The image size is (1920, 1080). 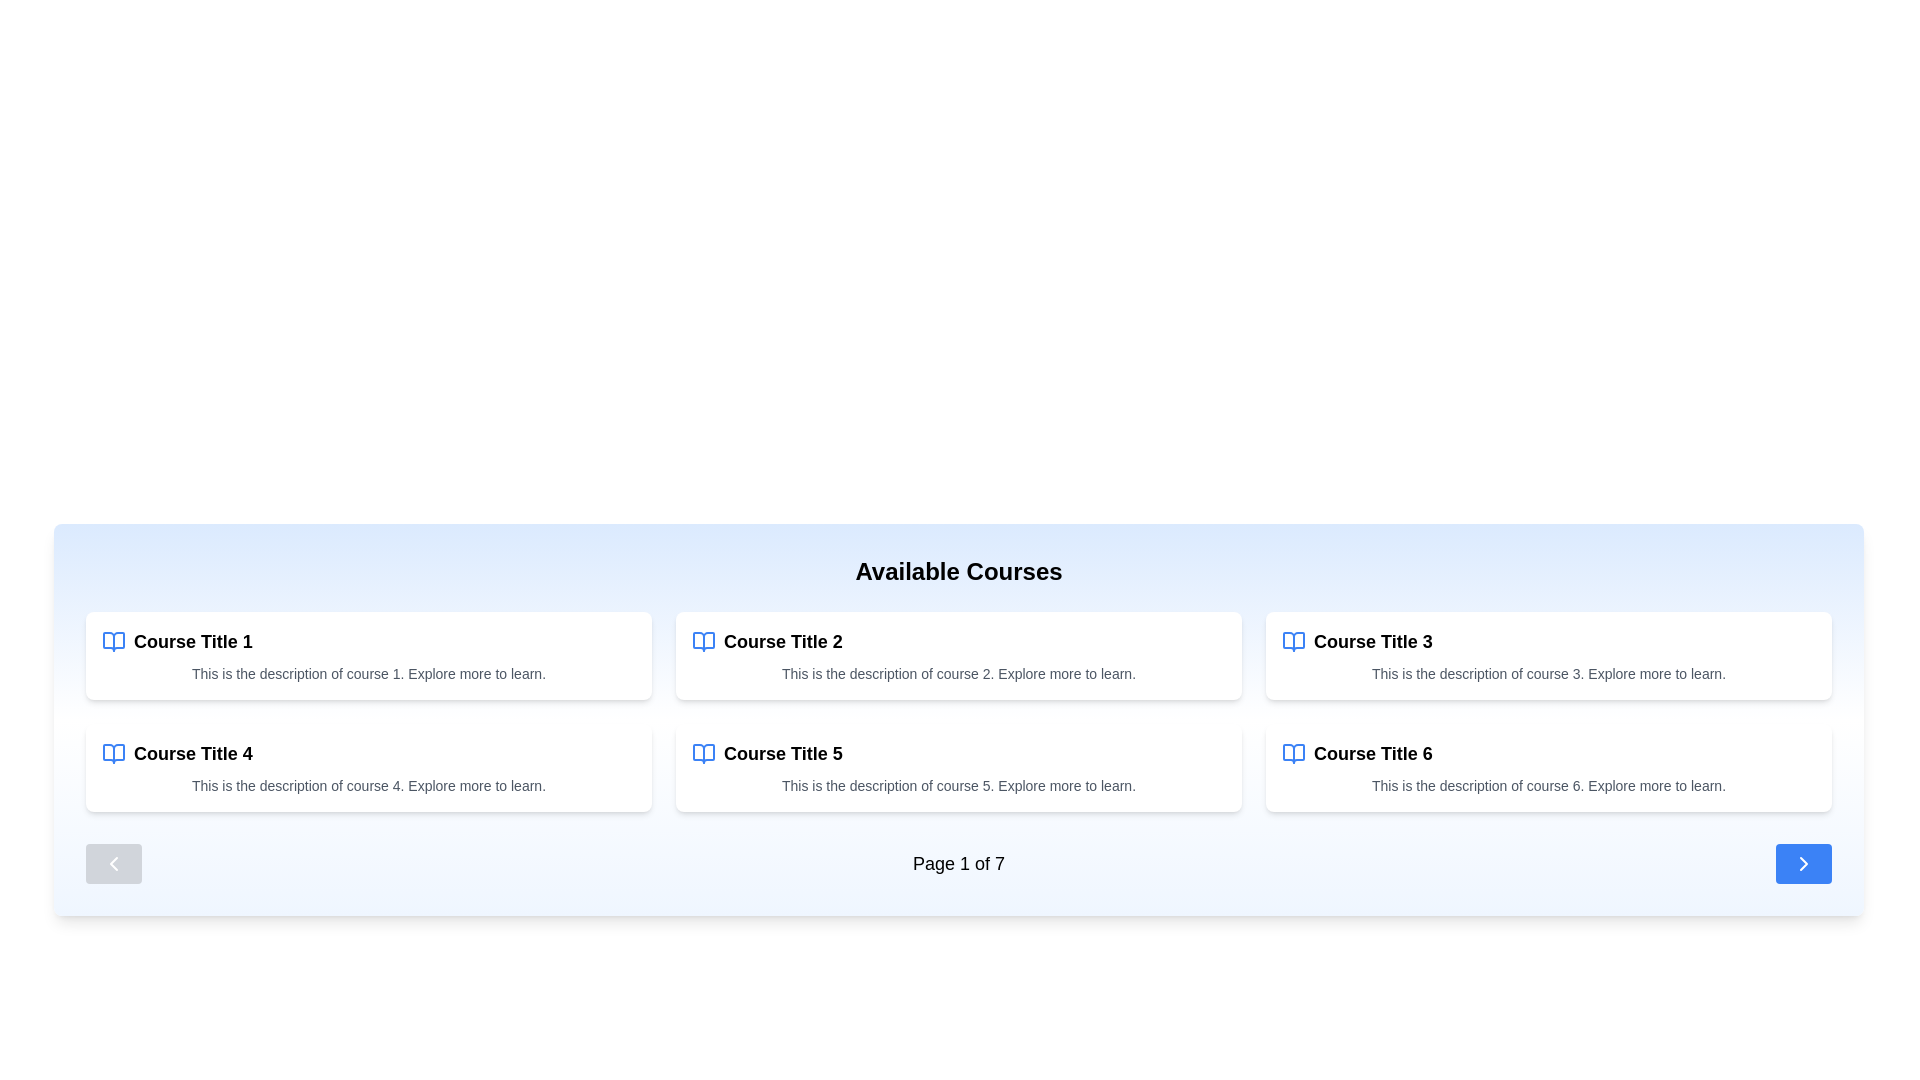 I want to click on the bold text label reading 'Course Title 4' located in the second row of the course list under 'Available Courses', above the description text and next to the book icon, so click(x=193, y=753).